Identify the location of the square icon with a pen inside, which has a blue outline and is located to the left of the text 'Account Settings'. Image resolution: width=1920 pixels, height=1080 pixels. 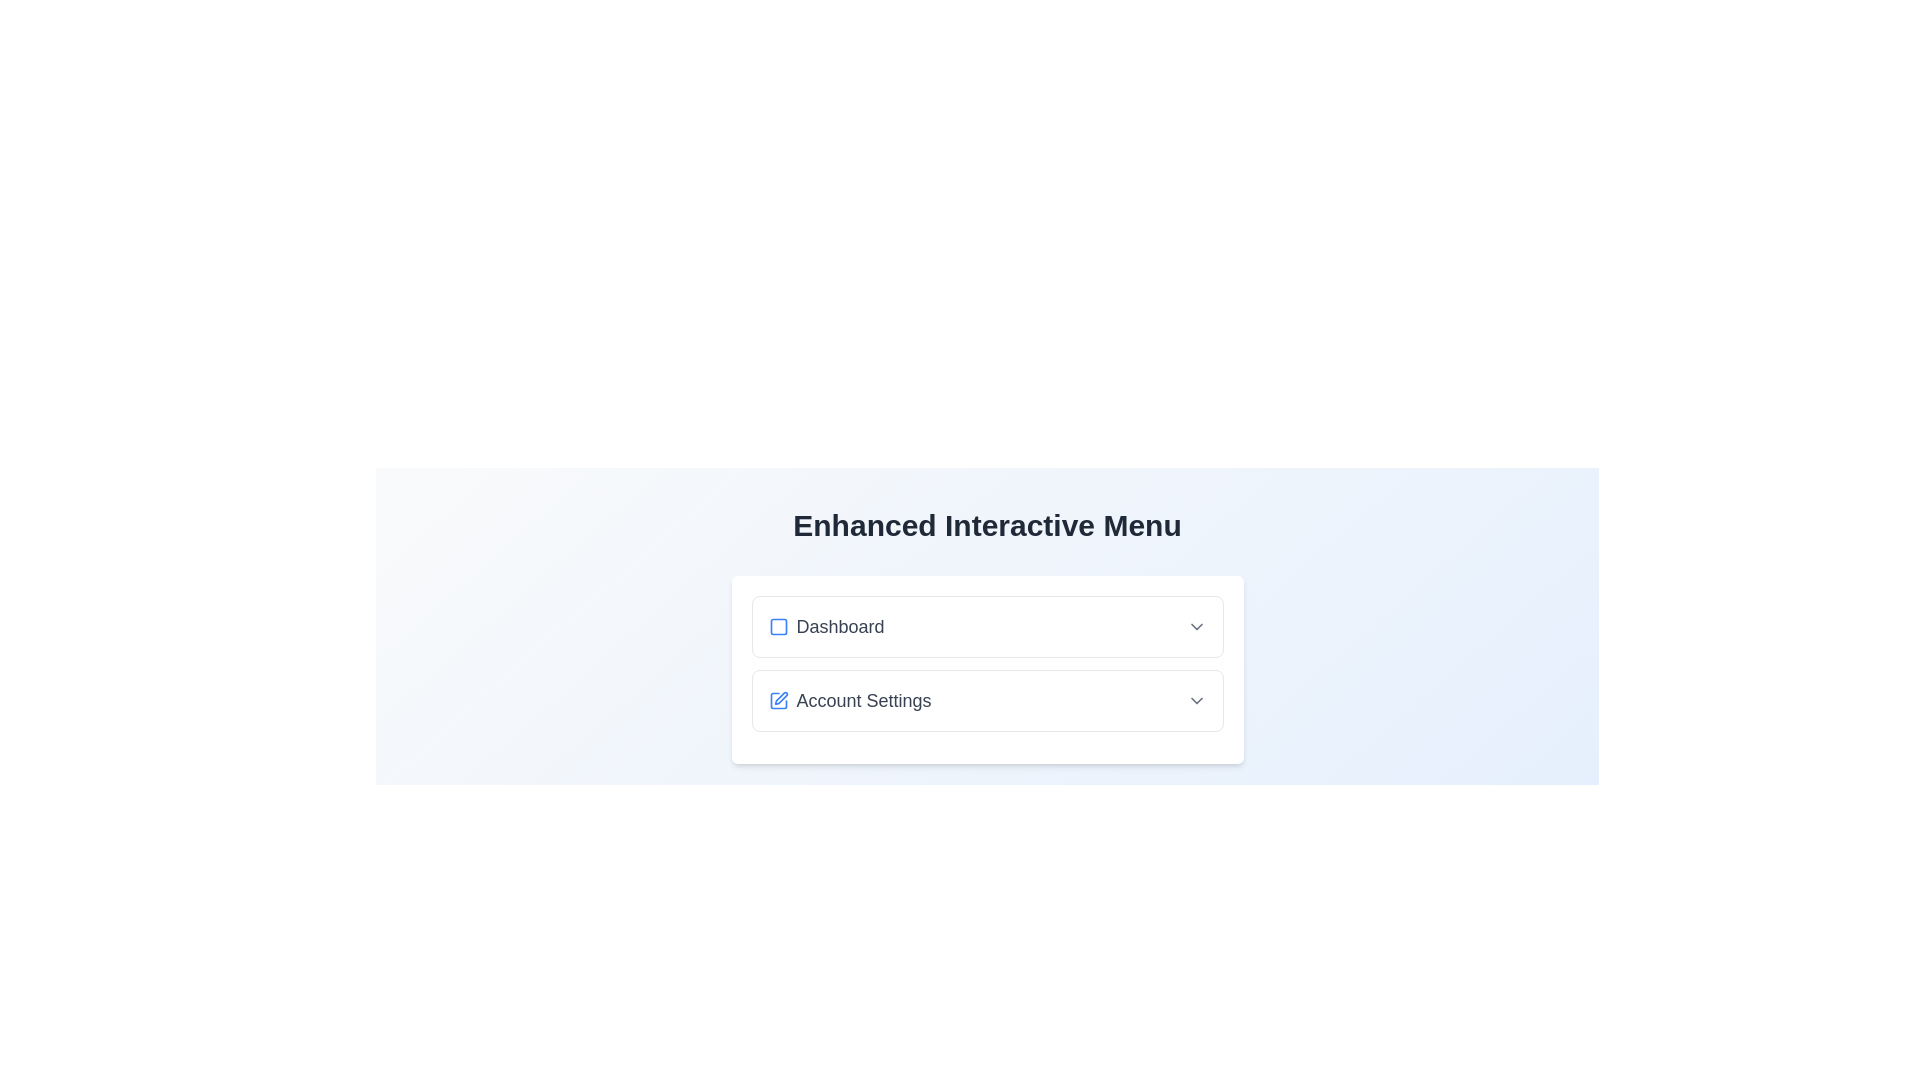
(777, 700).